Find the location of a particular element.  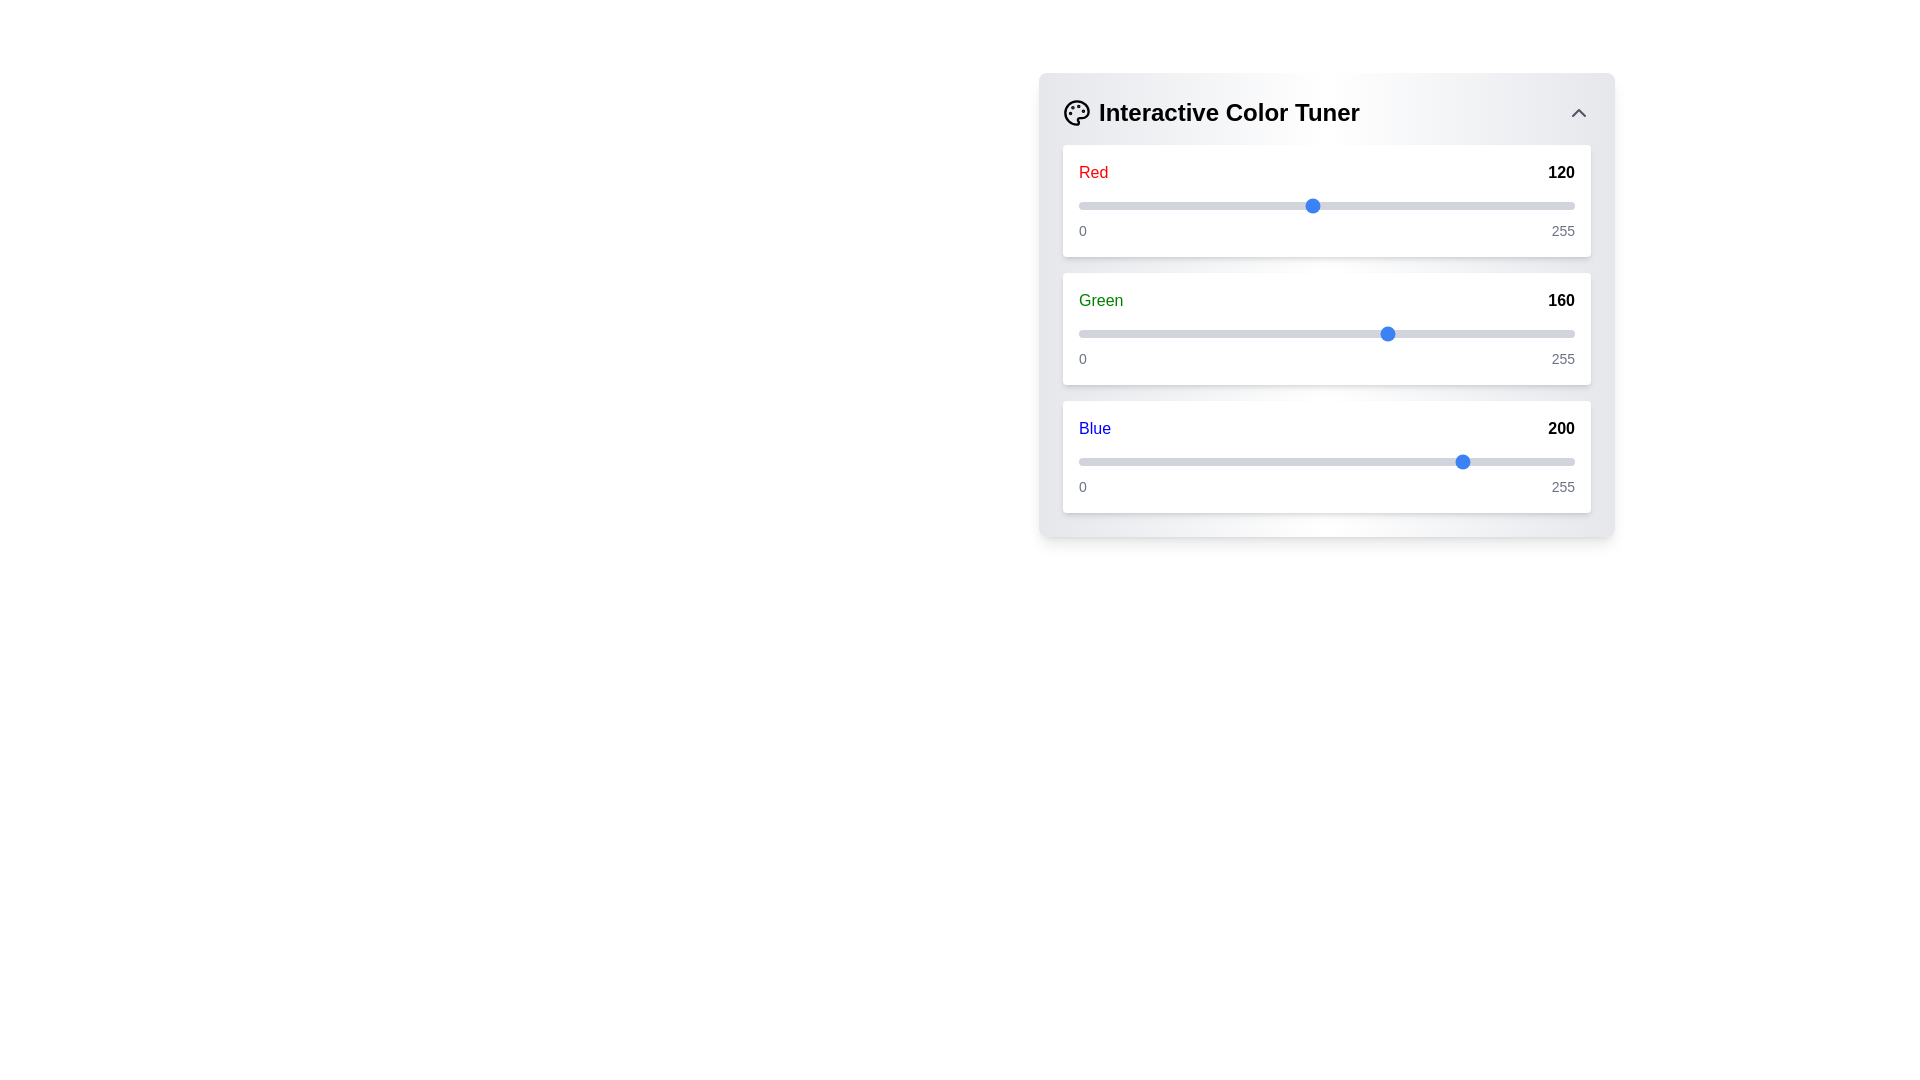

the static text label displaying the current value of the 'Green' slider in the color tuner widget, which shows the numeric value '160' is located at coordinates (1560, 300).